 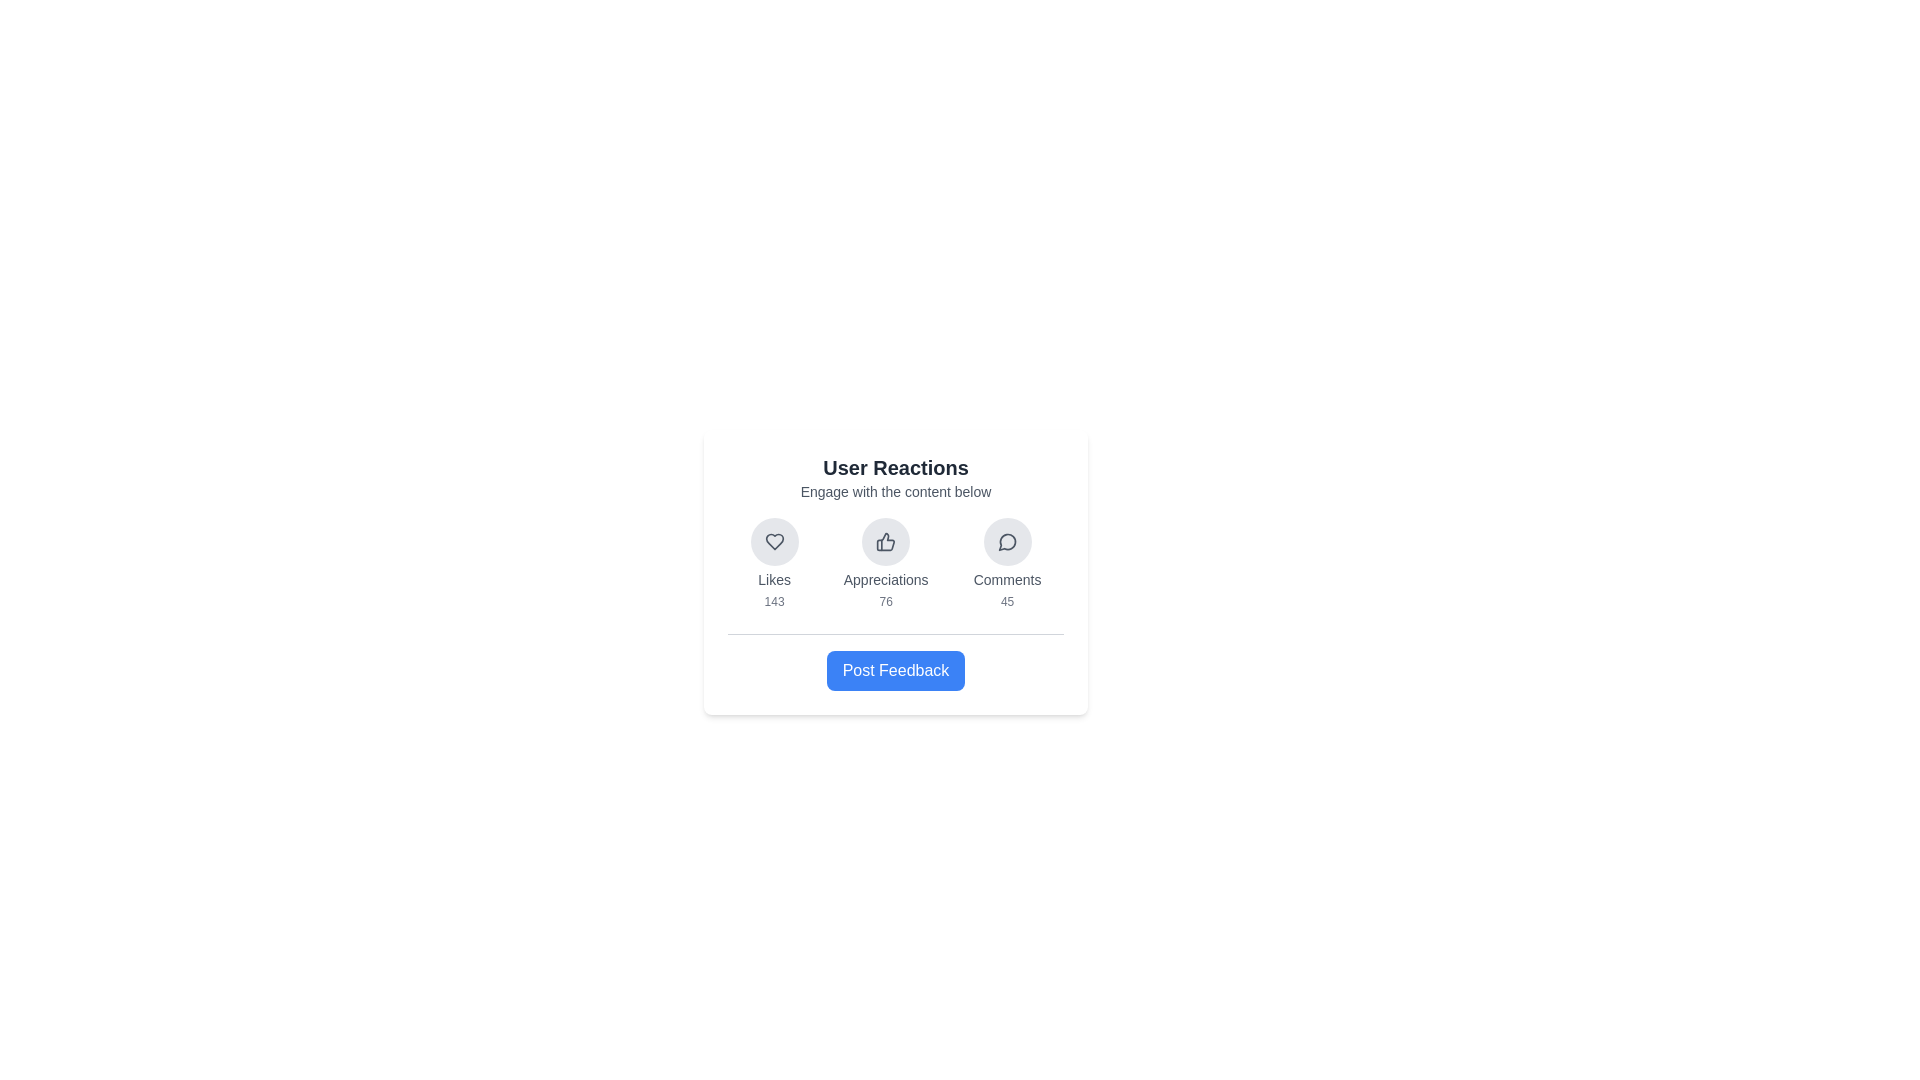 I want to click on the thumbs-up icon representing the 'Appreciations' option in the reaction section of the interface, so click(x=885, y=542).